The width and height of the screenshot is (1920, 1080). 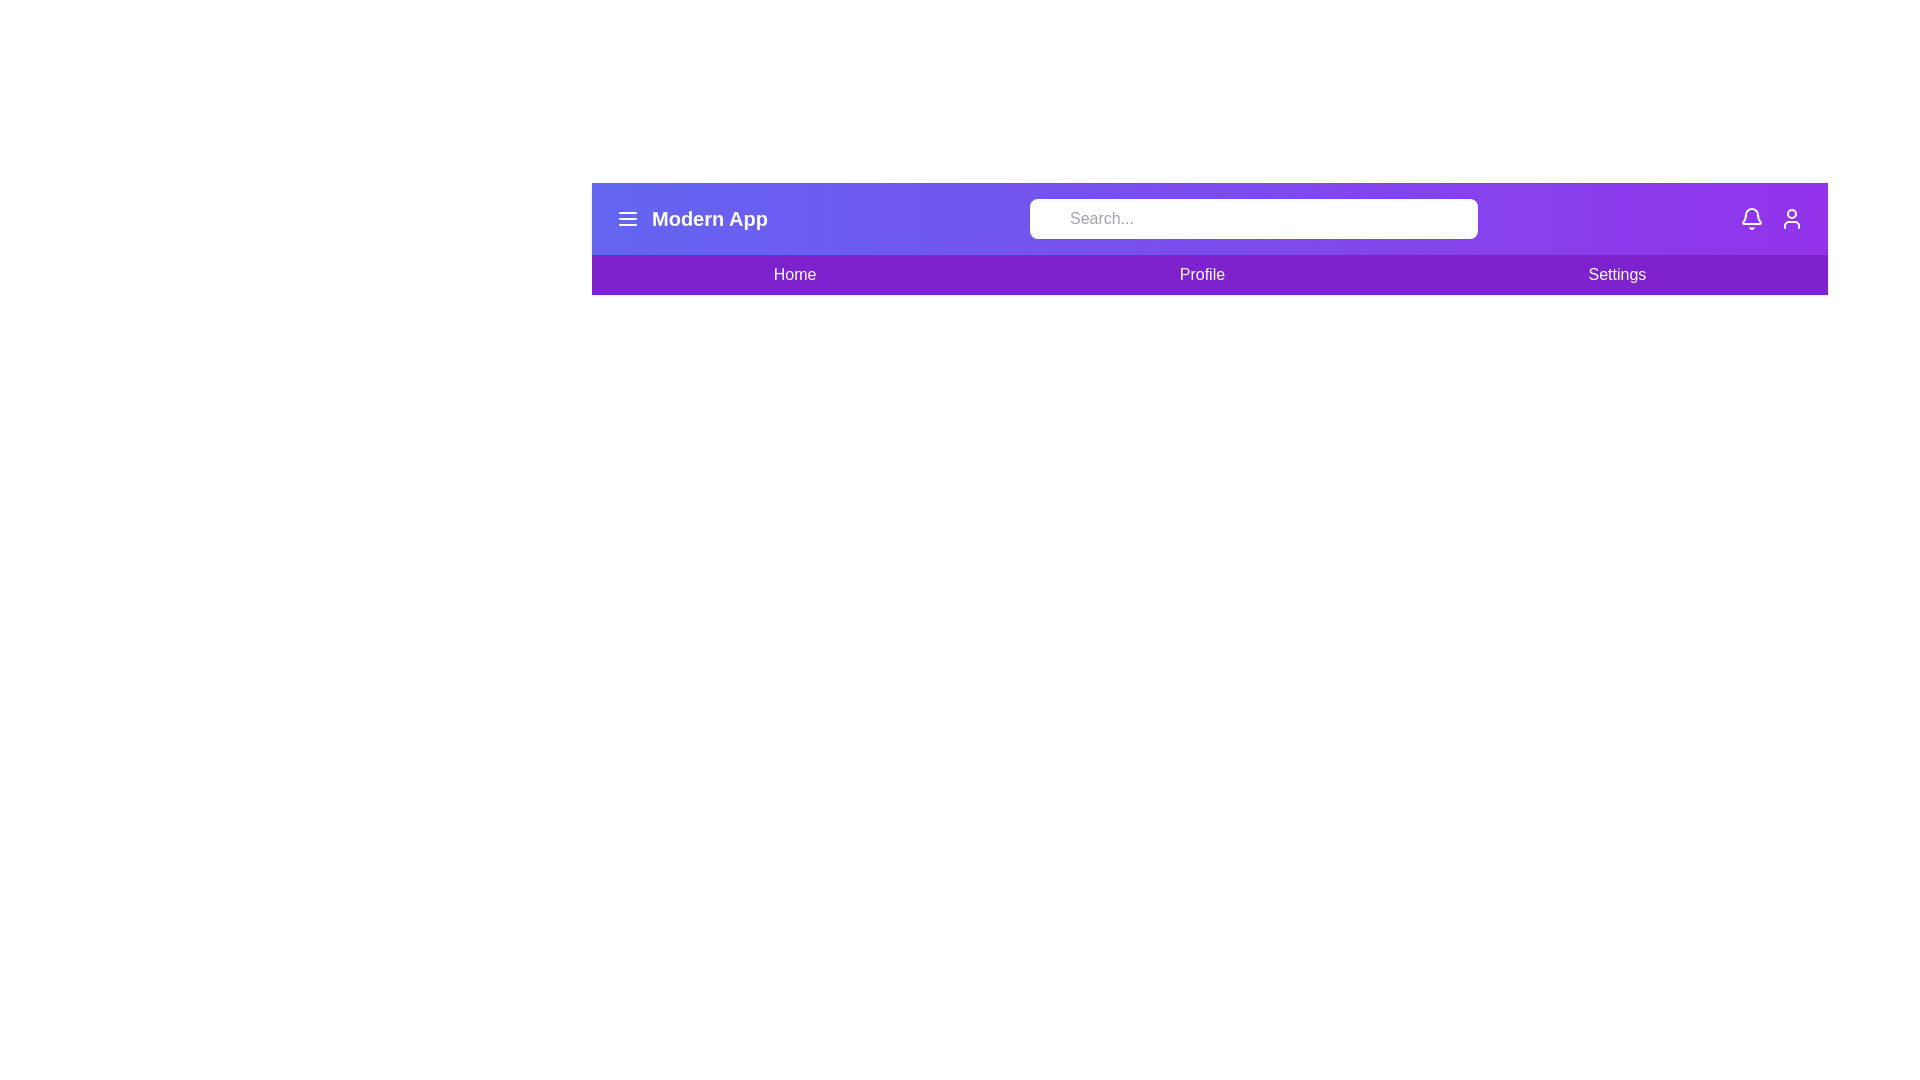 I want to click on the bell icon in the app bar, so click(x=1751, y=219).